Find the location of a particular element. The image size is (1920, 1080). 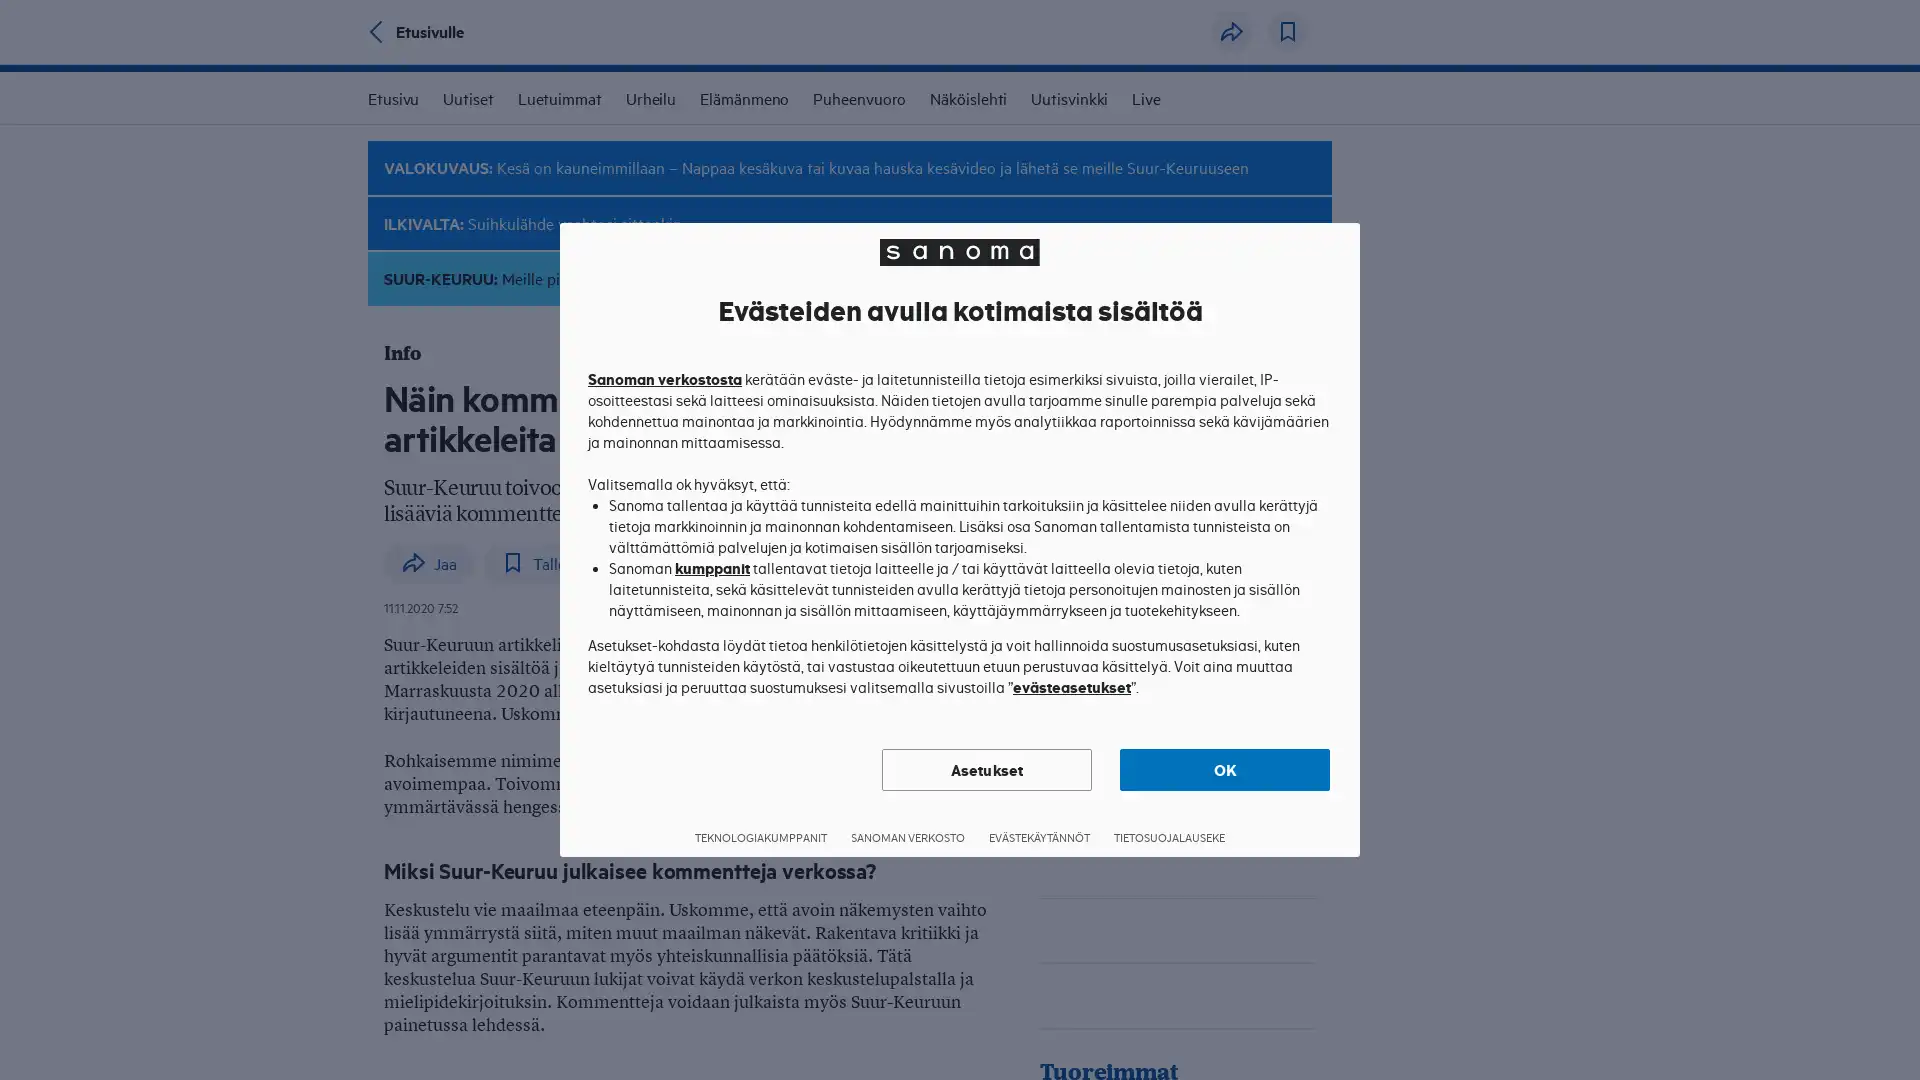

Tallenna is located at coordinates (546, 562).